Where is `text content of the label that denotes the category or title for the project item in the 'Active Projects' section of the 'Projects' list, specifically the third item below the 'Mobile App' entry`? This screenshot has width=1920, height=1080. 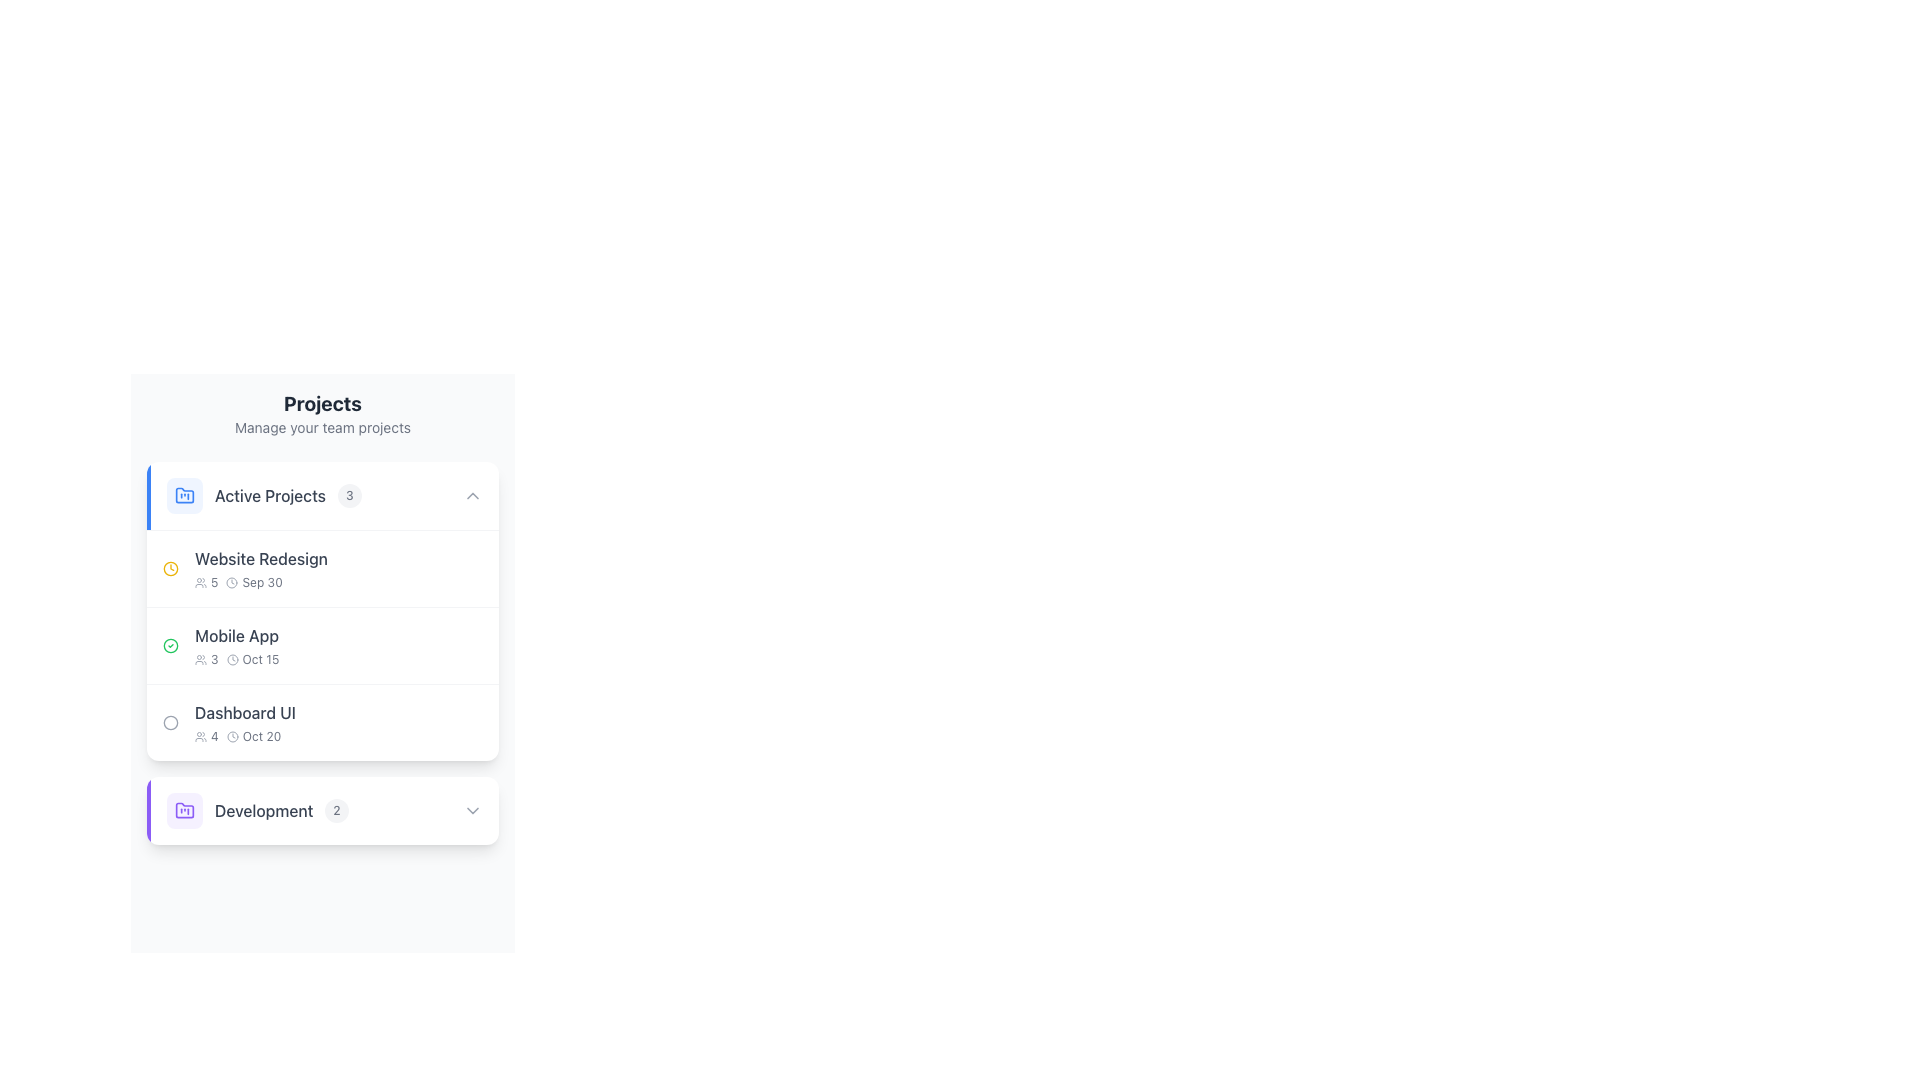 text content of the label that denotes the category or title for the project item in the 'Active Projects' section of the 'Projects' list, specifically the third item below the 'Mobile App' entry is located at coordinates (244, 712).